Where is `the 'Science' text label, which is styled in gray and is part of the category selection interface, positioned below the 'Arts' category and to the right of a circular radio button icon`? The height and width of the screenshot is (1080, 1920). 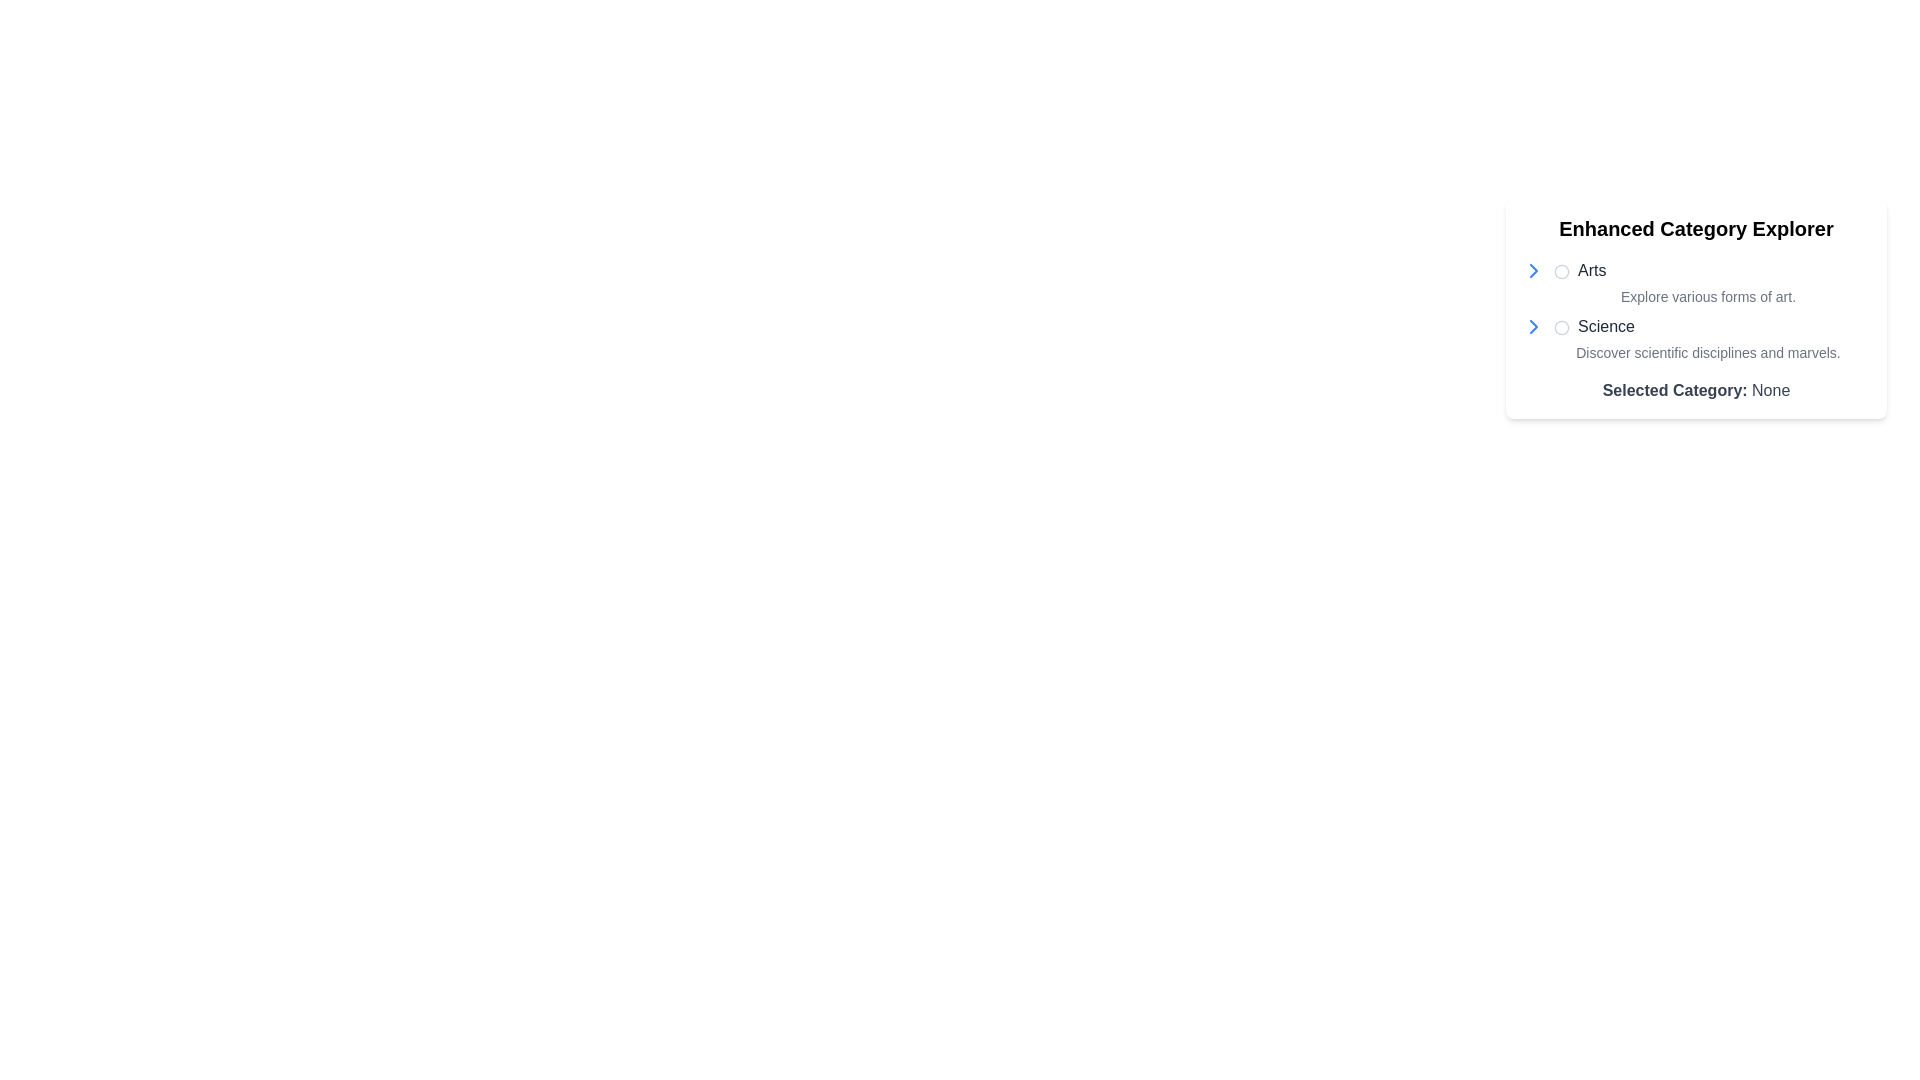 the 'Science' text label, which is styled in gray and is part of the category selection interface, positioned below the 'Arts' category and to the right of a circular radio button icon is located at coordinates (1606, 325).